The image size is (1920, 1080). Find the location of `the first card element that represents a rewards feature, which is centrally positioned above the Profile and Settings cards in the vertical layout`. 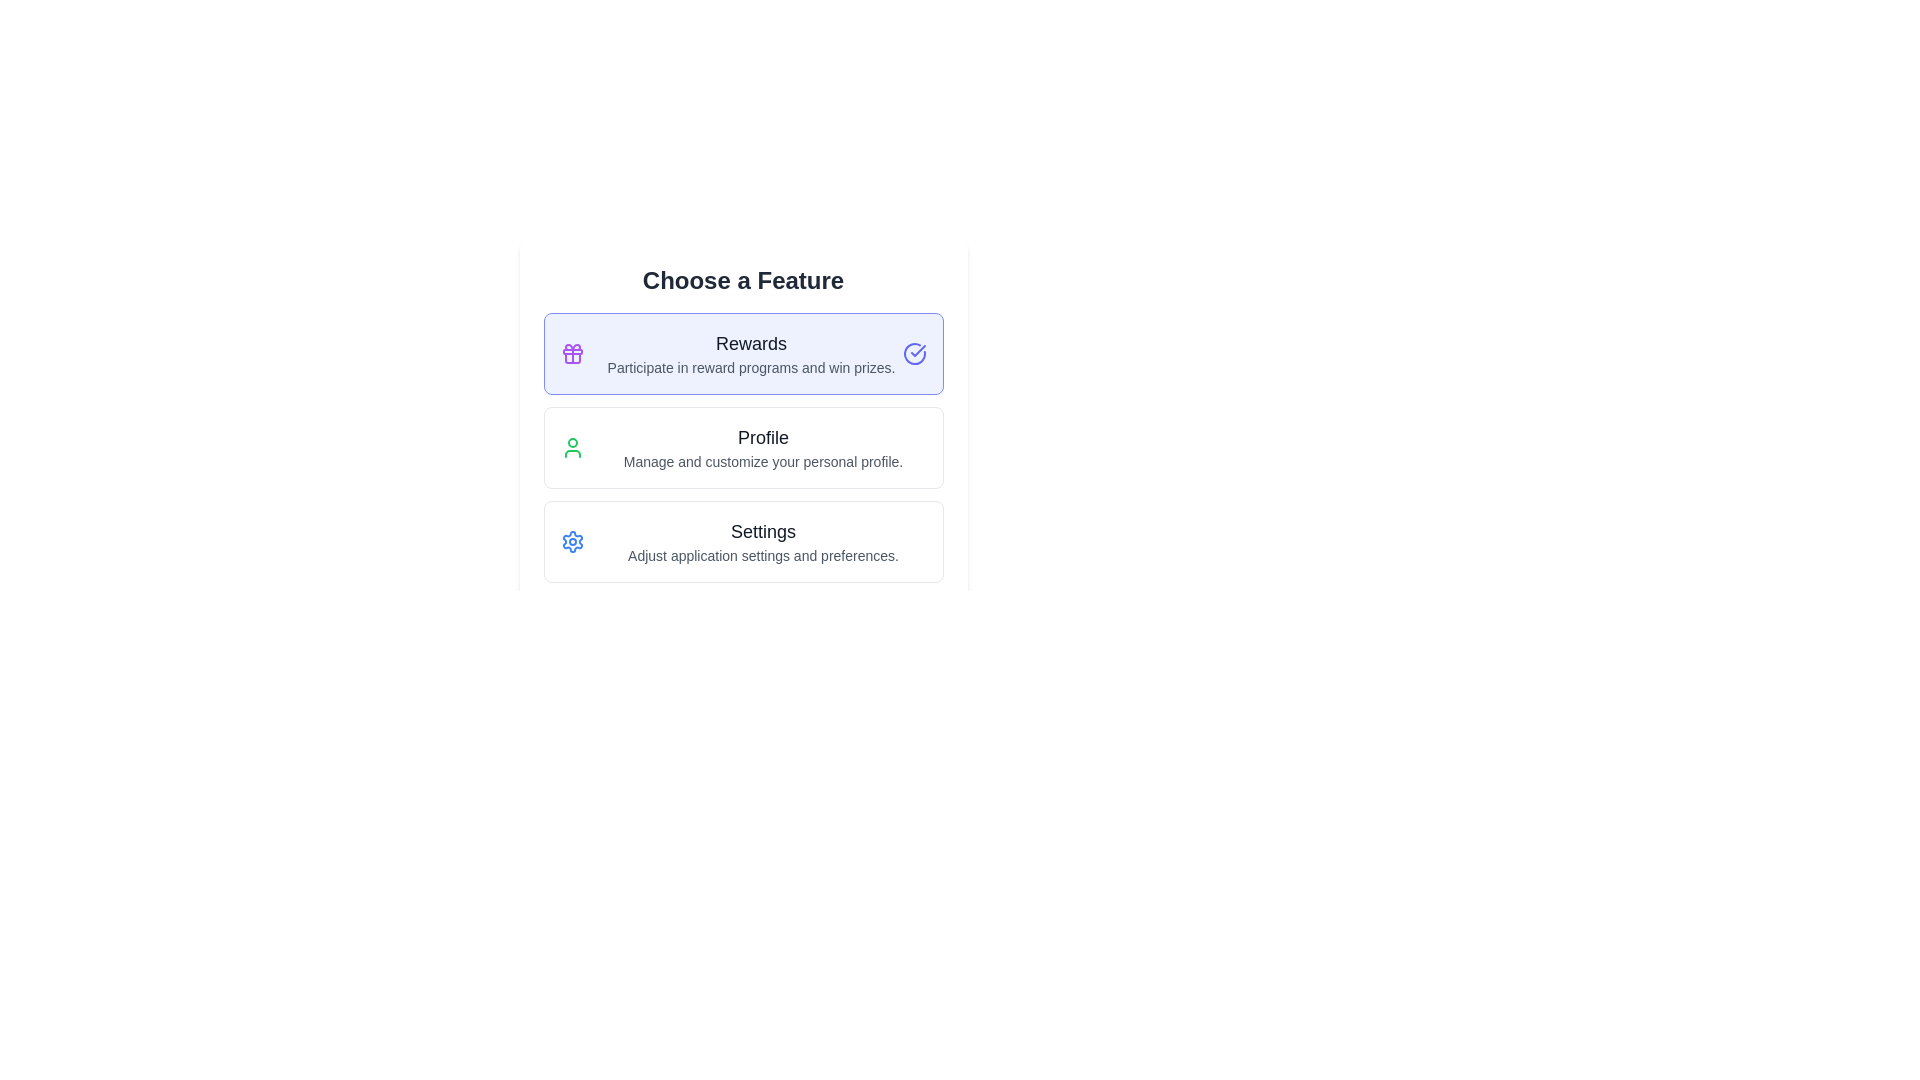

the first card element that represents a rewards feature, which is centrally positioned above the Profile and Settings cards in the vertical layout is located at coordinates (742, 353).